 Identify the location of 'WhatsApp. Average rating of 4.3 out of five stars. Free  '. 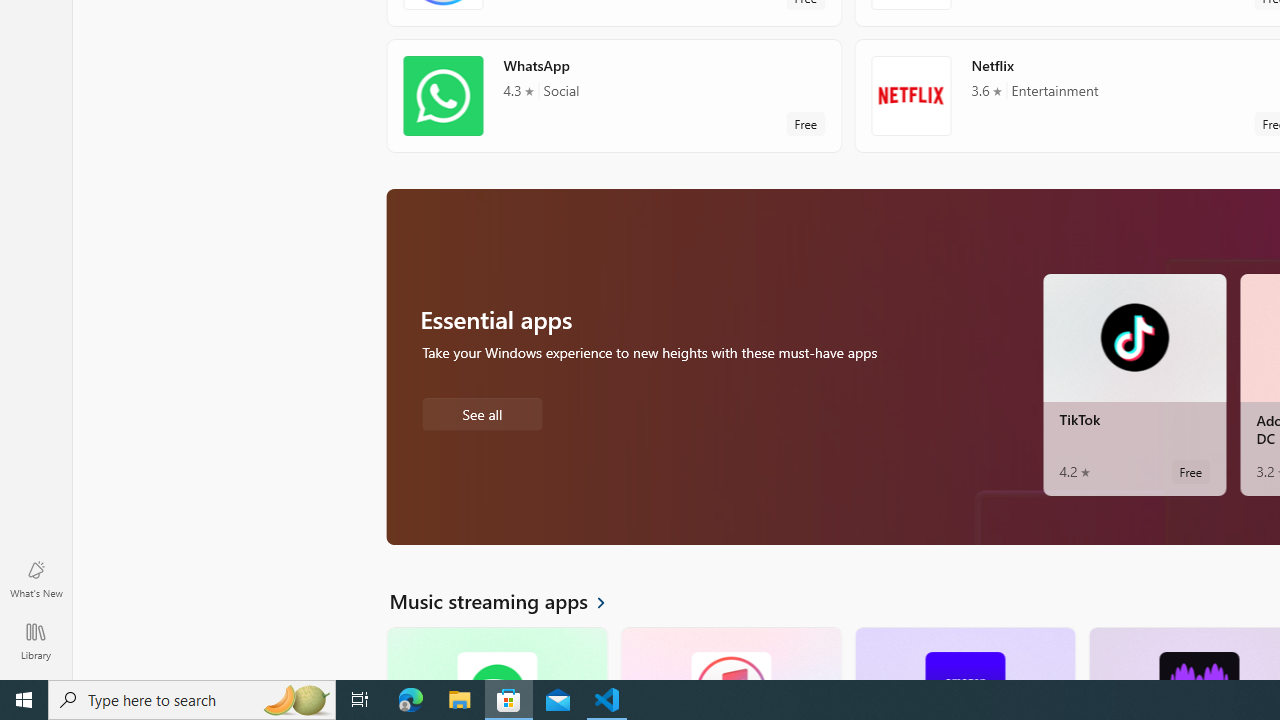
(613, 95).